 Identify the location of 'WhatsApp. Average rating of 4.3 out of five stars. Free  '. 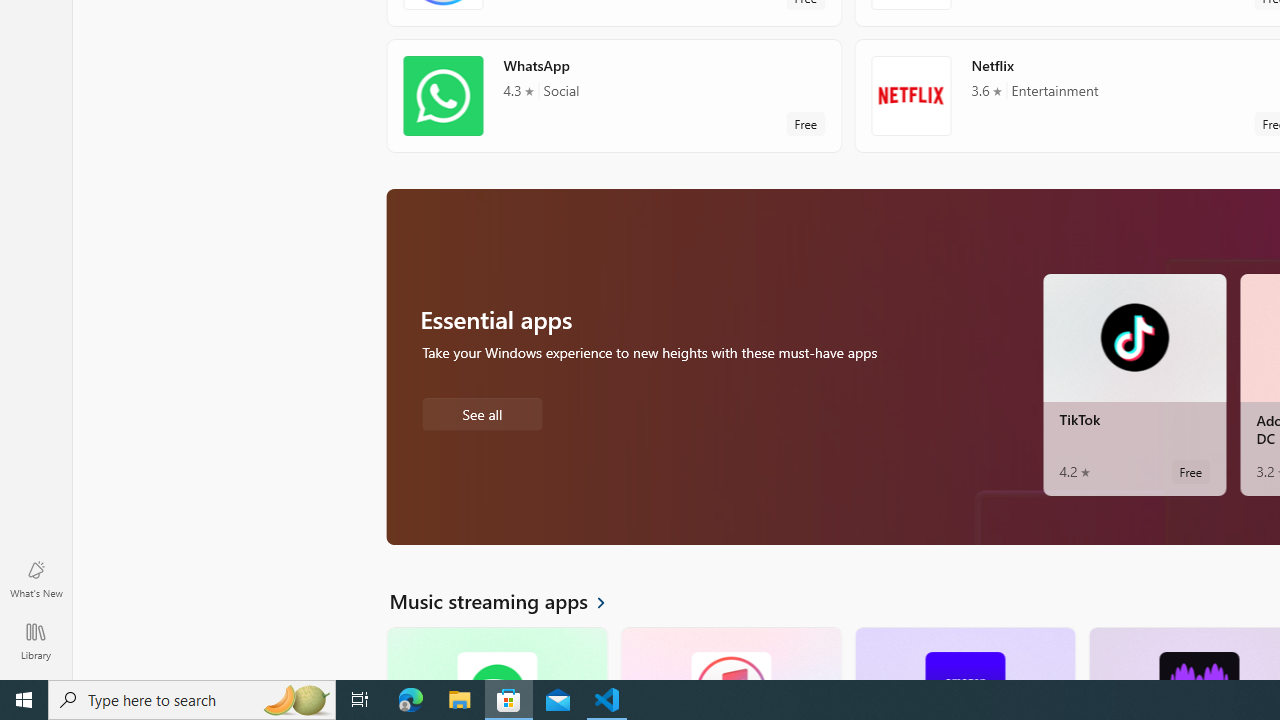
(613, 95).